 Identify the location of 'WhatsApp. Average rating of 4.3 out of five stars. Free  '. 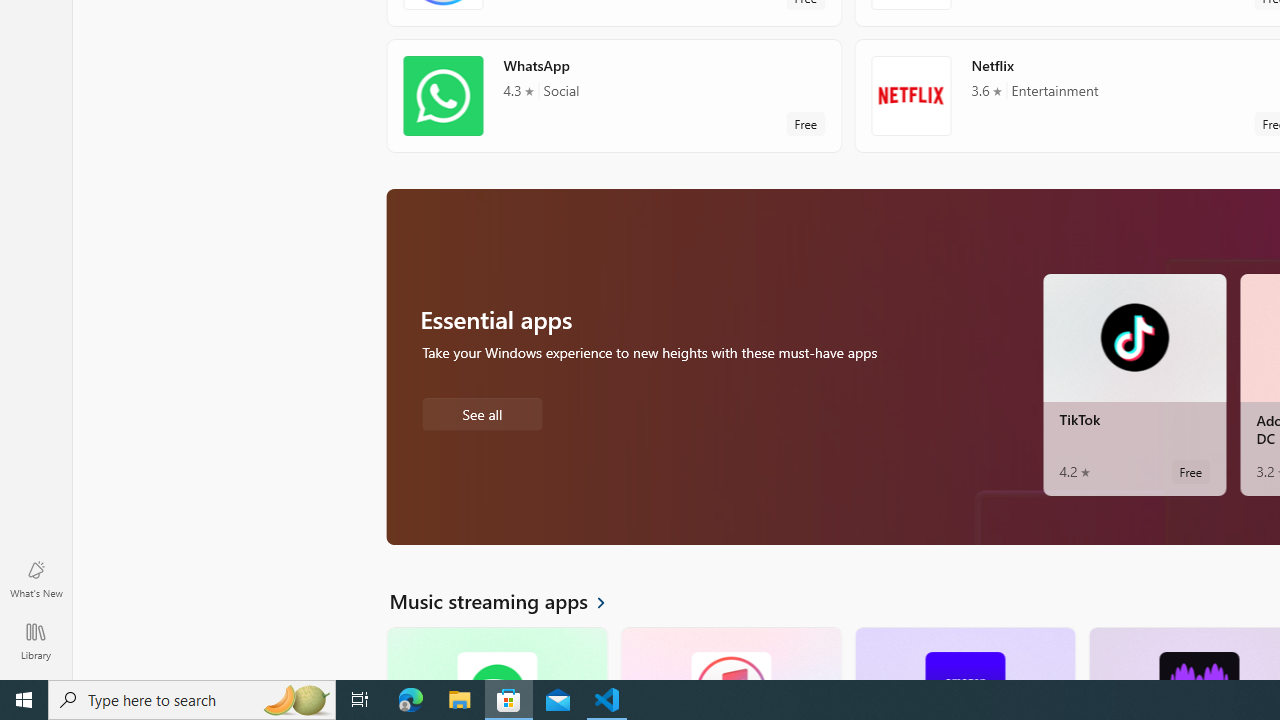
(613, 95).